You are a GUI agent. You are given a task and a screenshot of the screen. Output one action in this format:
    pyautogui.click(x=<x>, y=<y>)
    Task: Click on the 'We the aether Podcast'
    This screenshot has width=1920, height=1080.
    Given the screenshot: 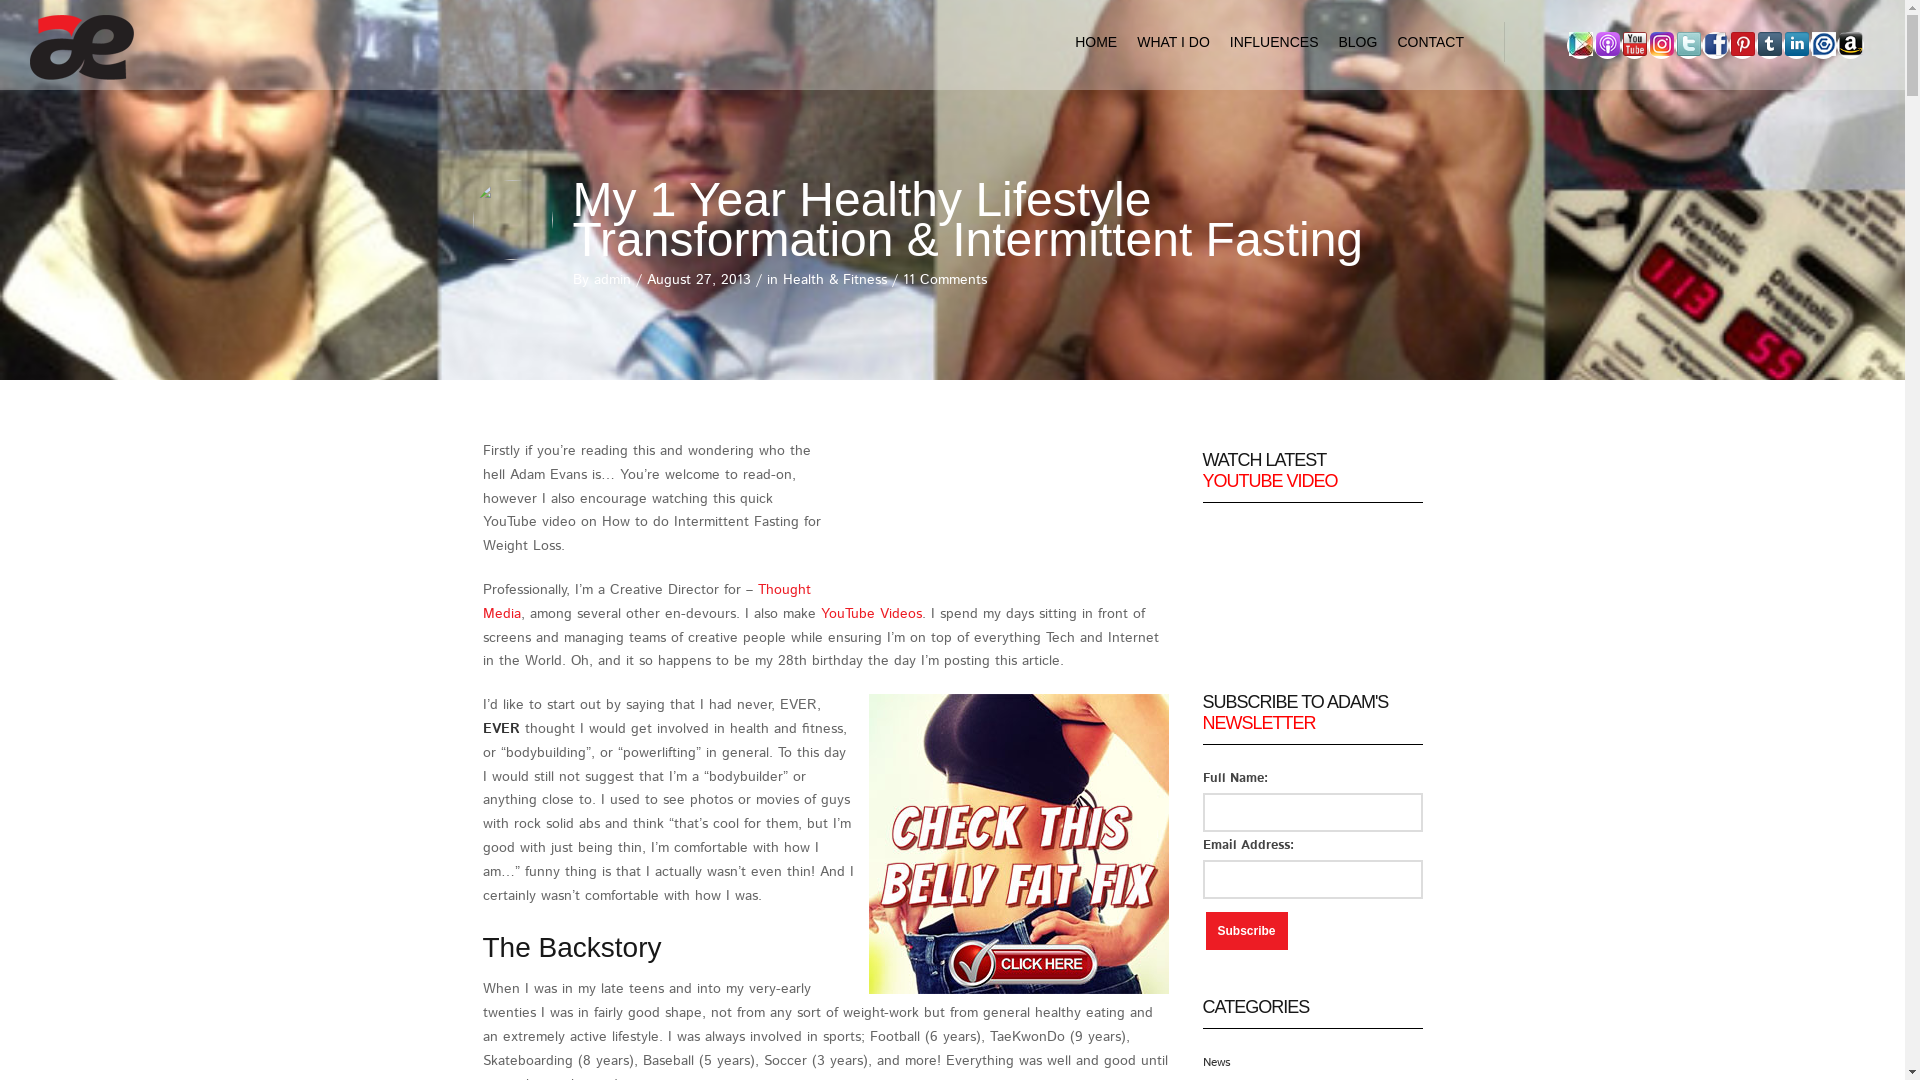 What is the action you would take?
    pyautogui.click(x=1608, y=43)
    